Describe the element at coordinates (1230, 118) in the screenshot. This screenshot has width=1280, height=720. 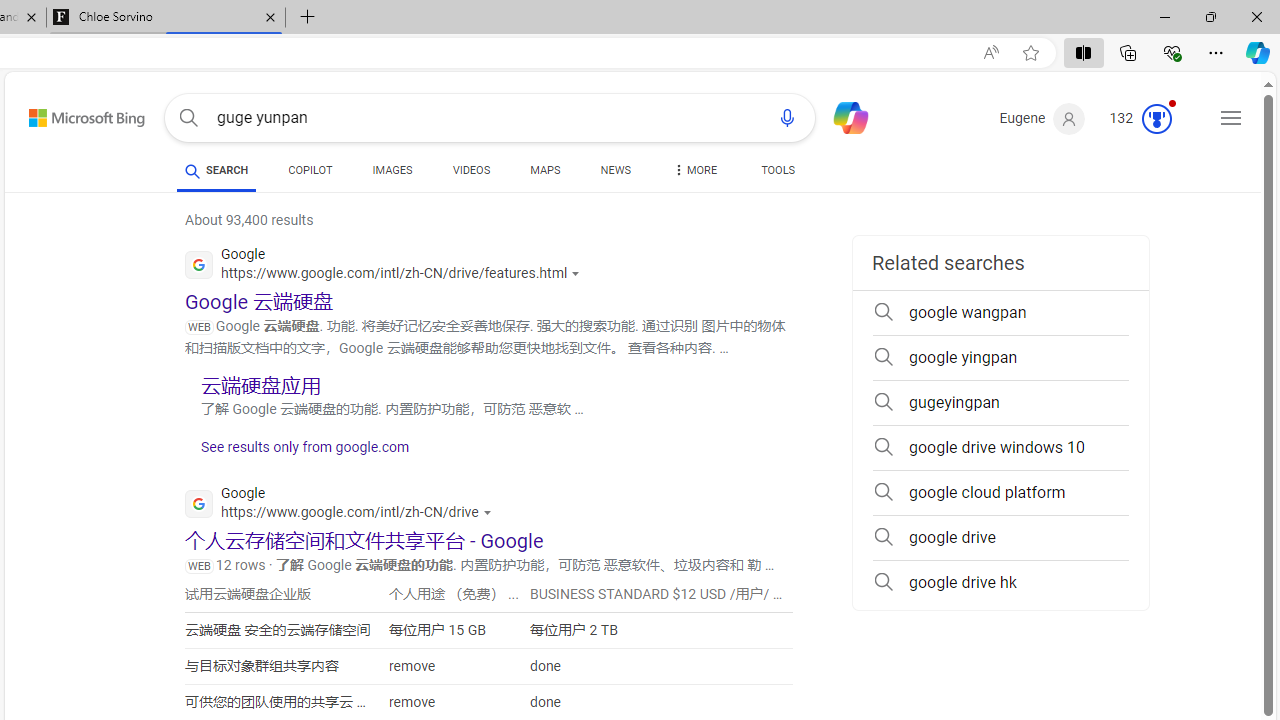
I see `'Settings and quick links'` at that location.